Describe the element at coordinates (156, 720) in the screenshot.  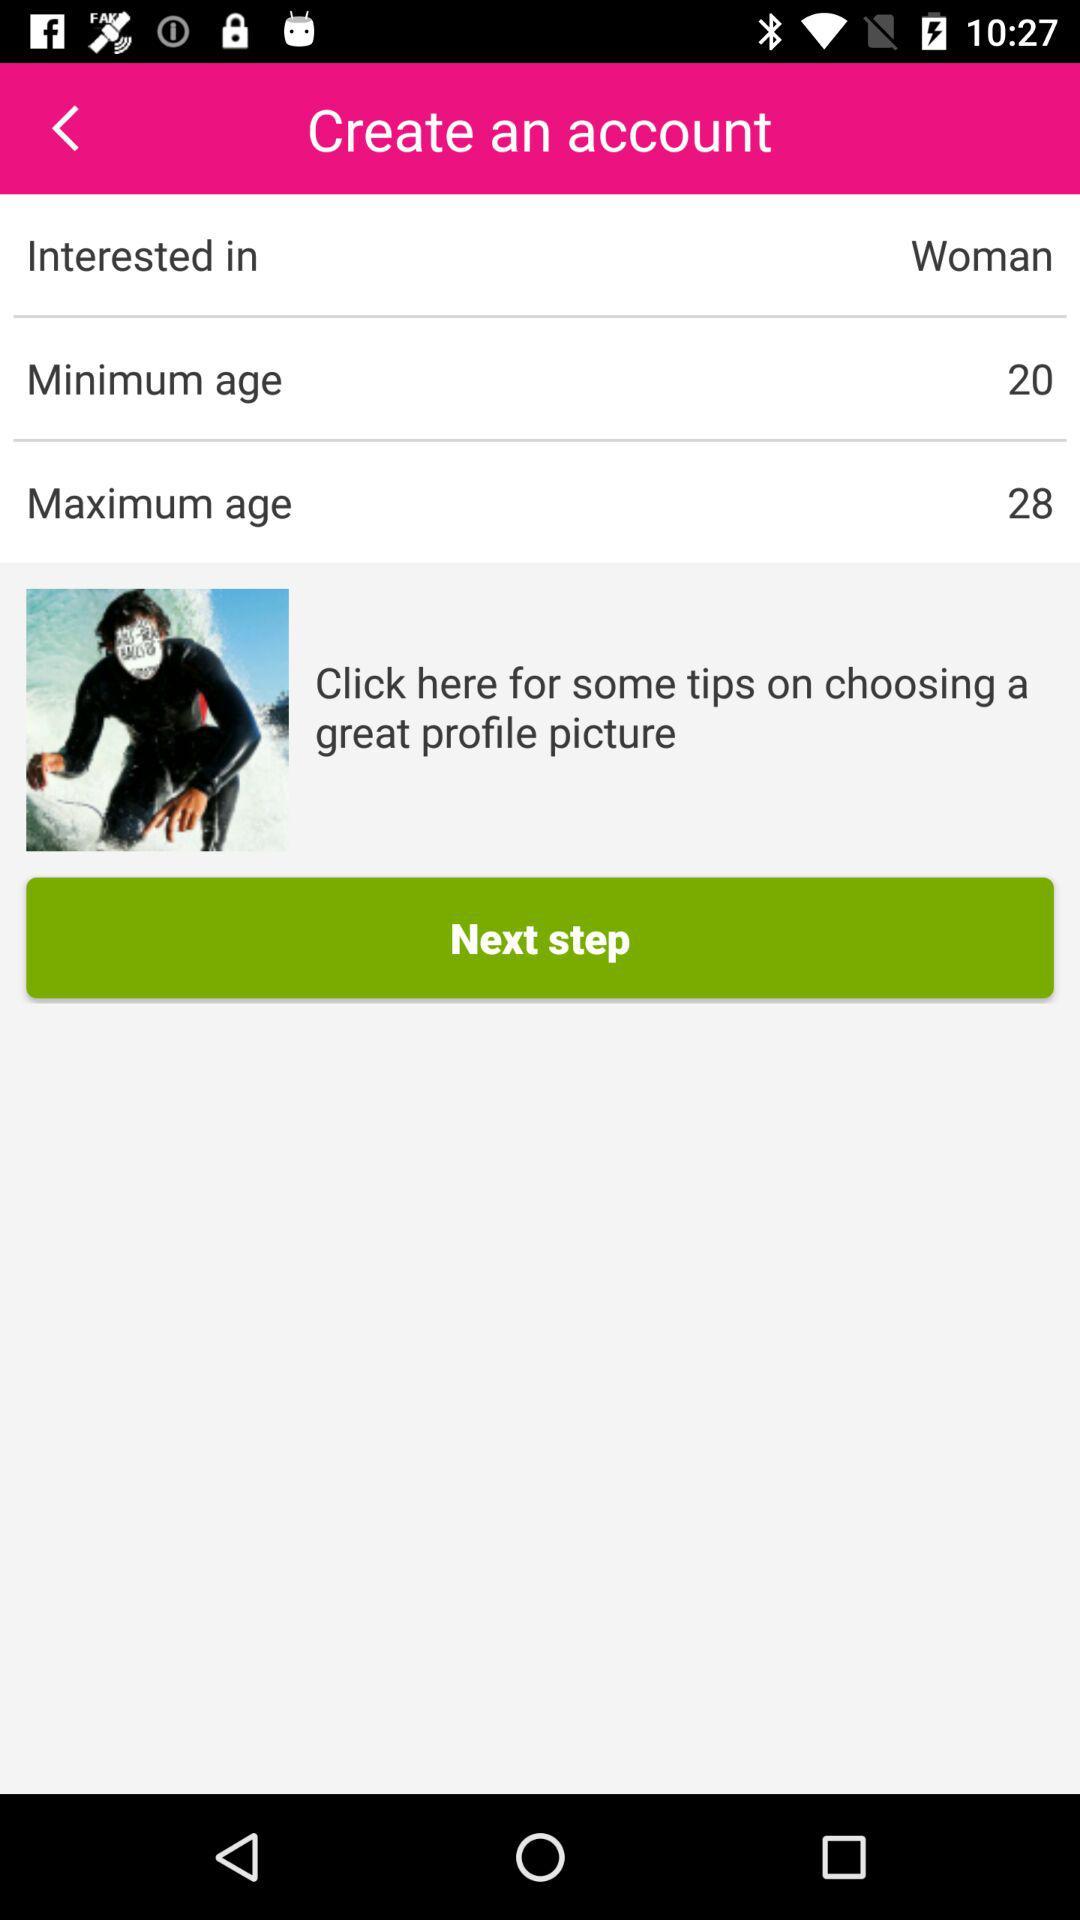
I see `icon on the left` at that location.